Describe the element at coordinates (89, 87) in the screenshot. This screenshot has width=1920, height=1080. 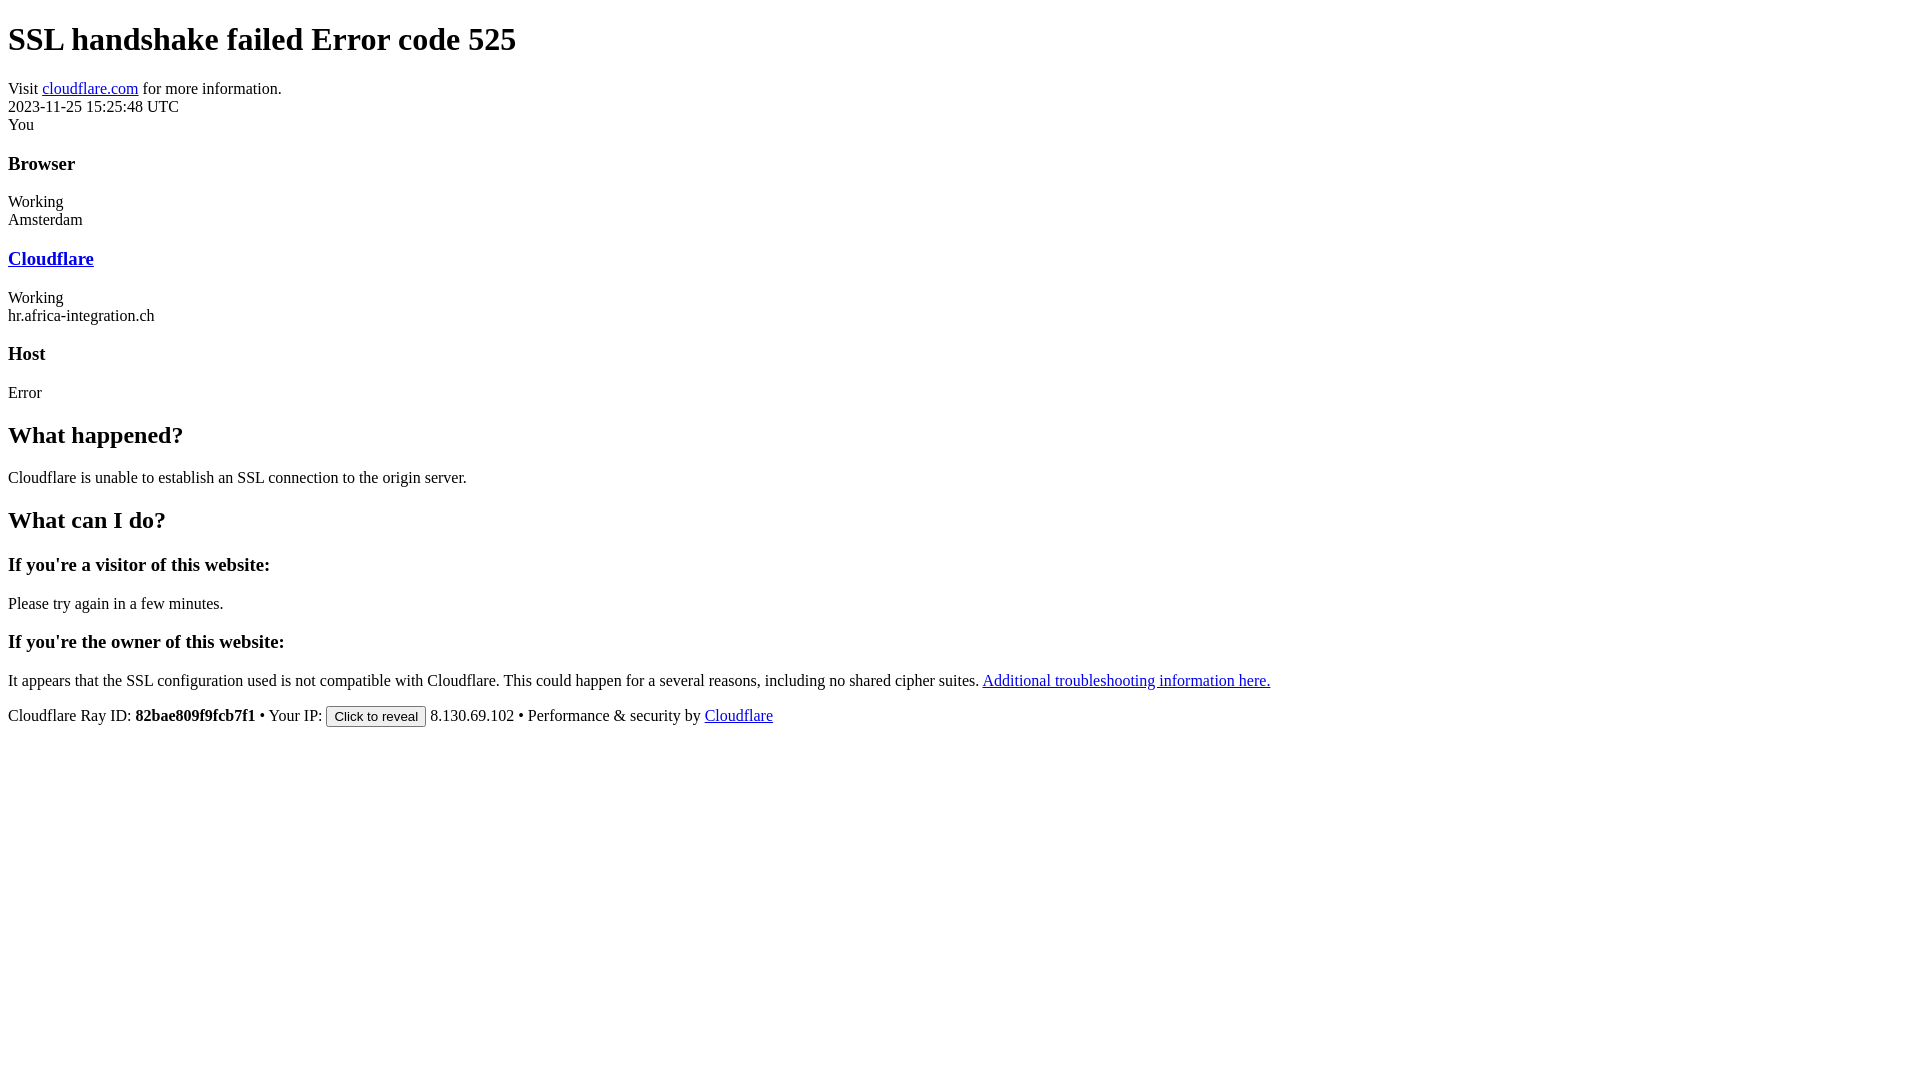
I see `'cloudflare.com'` at that location.